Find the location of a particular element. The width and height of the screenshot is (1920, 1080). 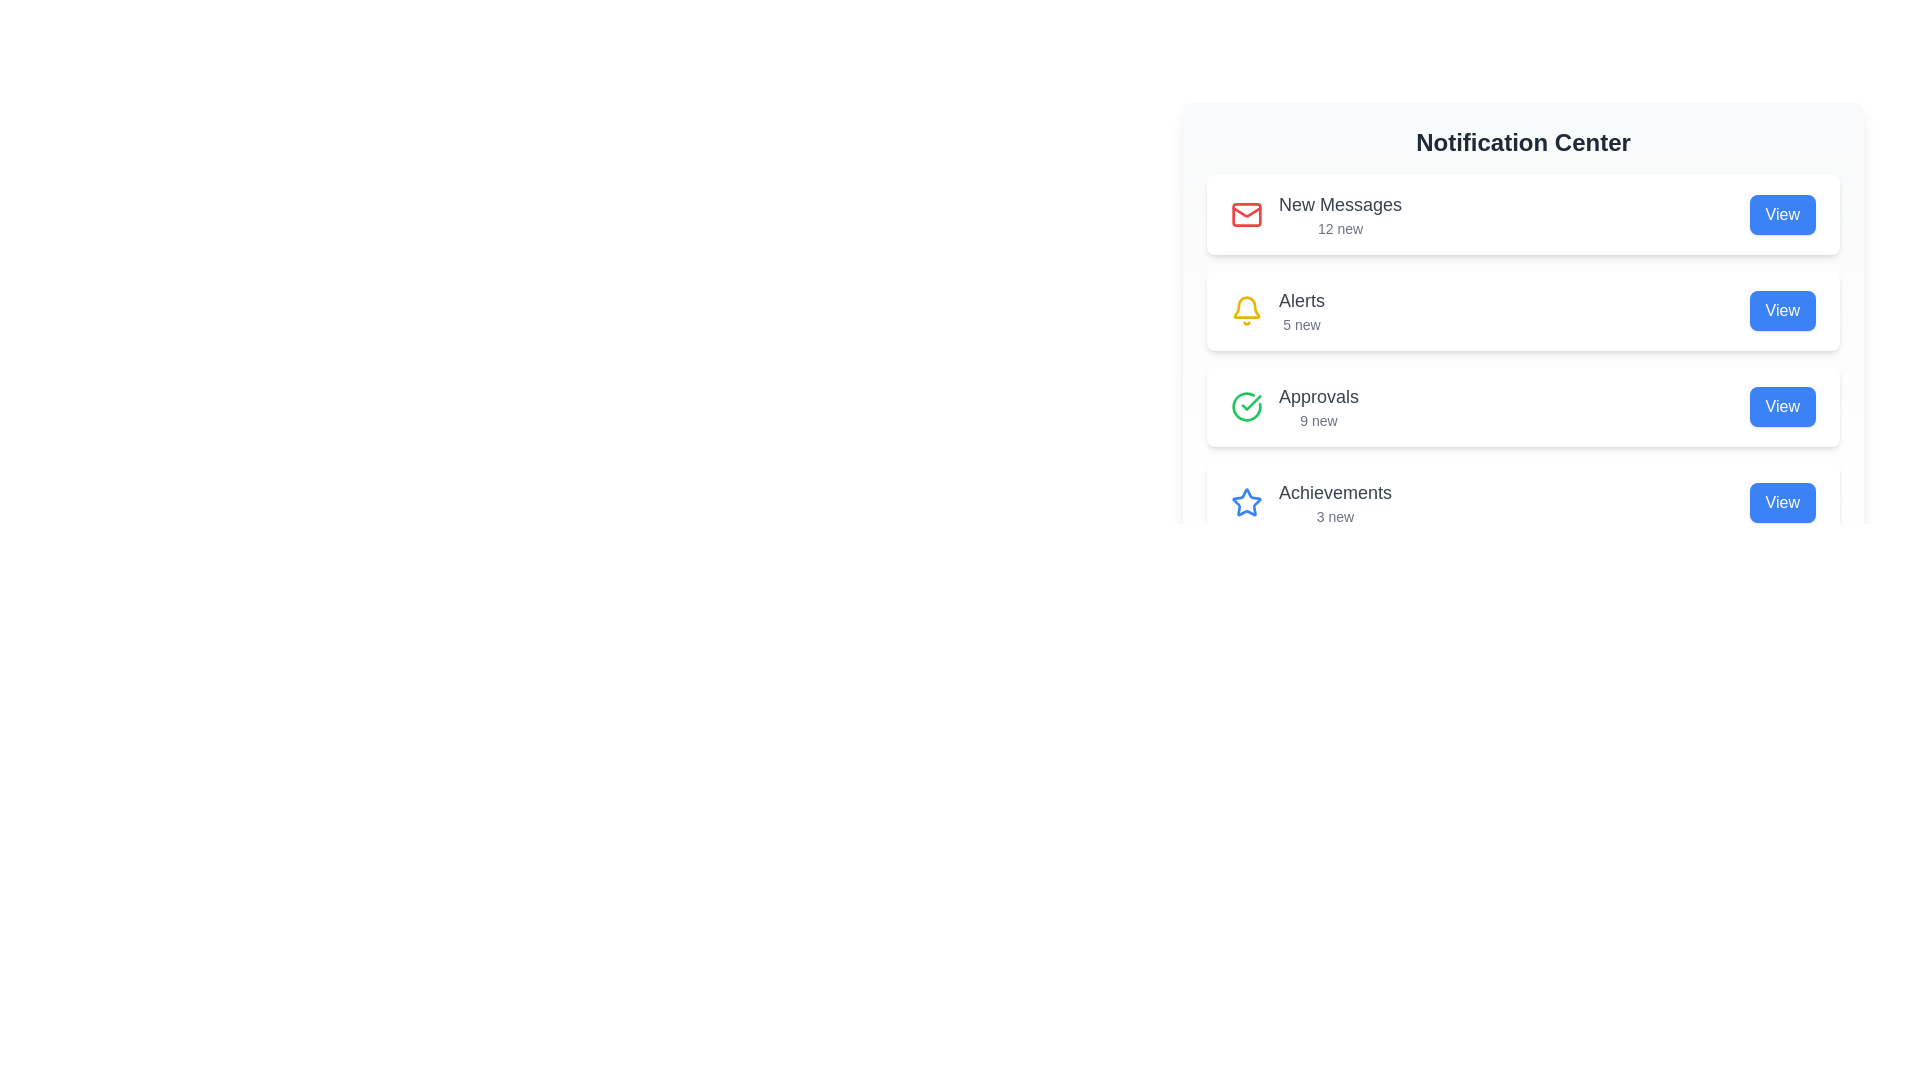

the button located at the end of the 'New Messages' notification entry is located at coordinates (1782, 215).